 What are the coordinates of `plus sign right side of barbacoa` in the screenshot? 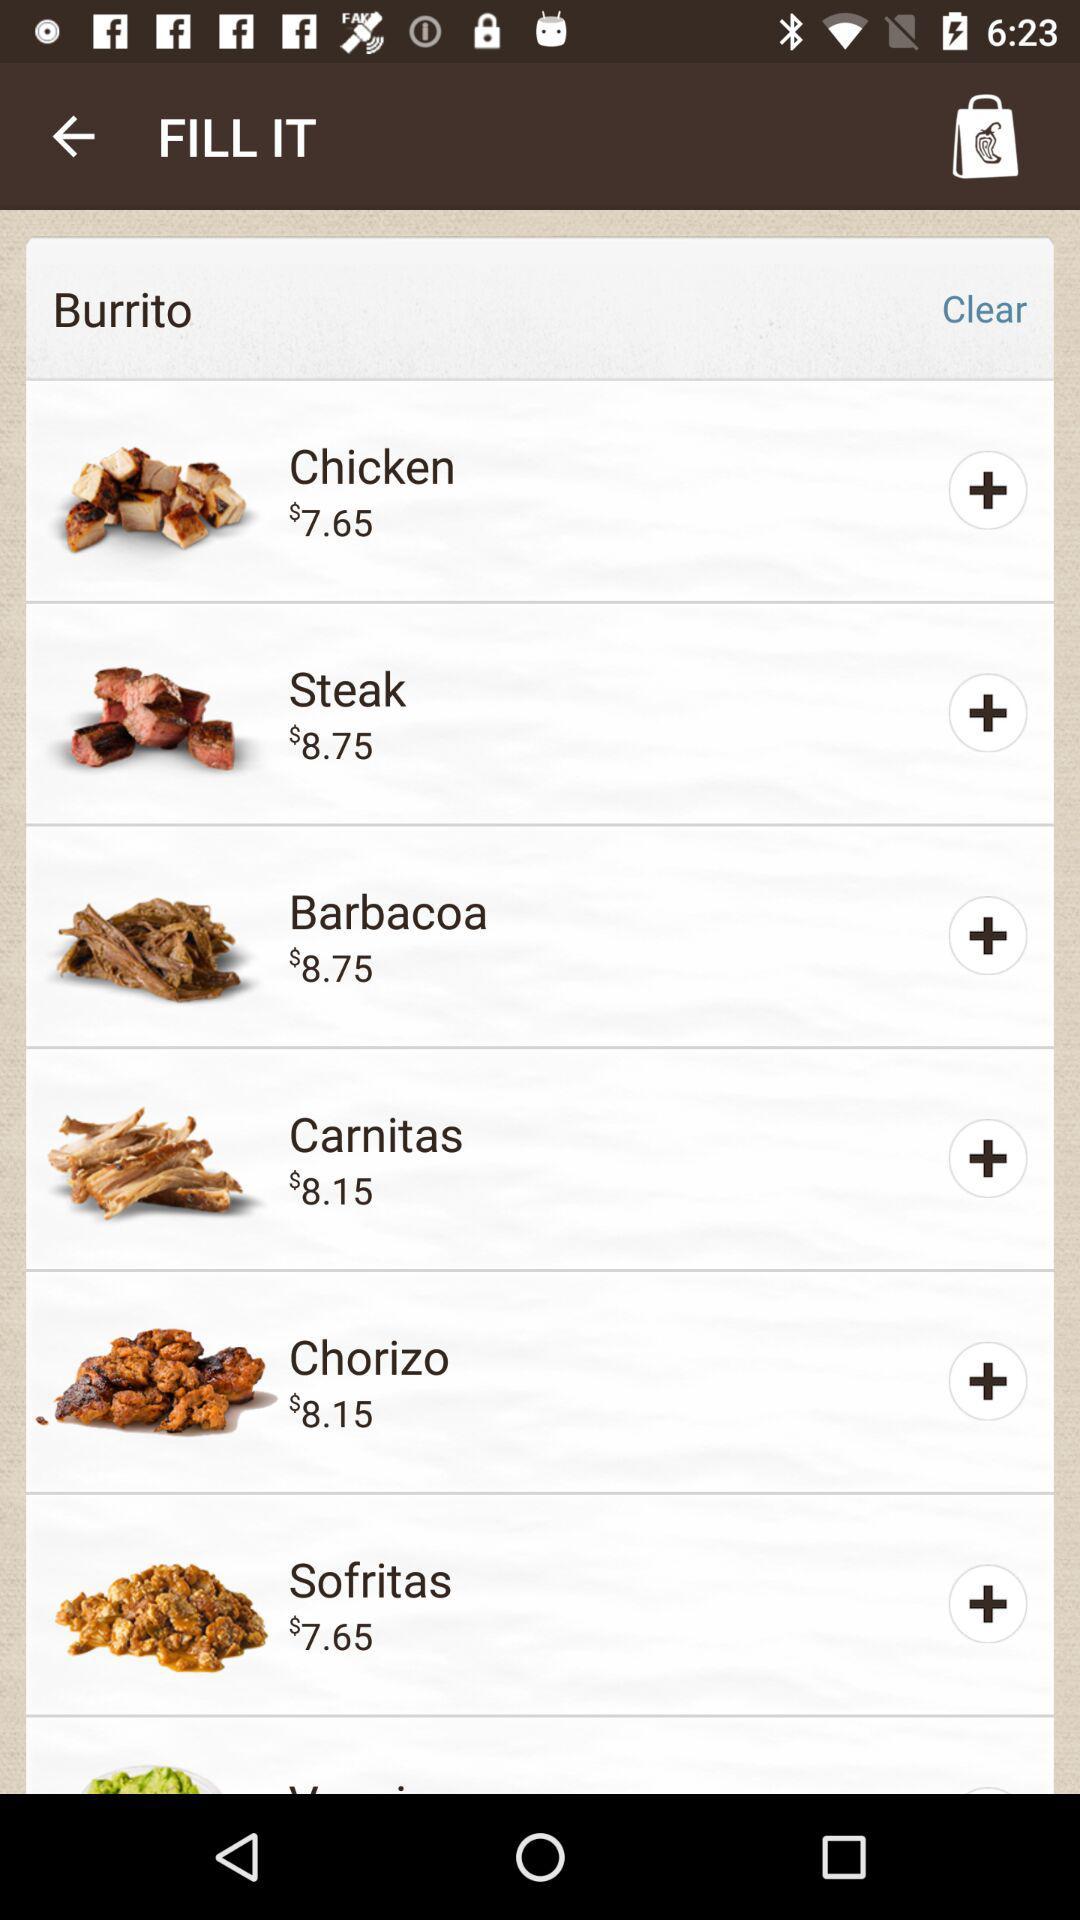 It's located at (987, 934).